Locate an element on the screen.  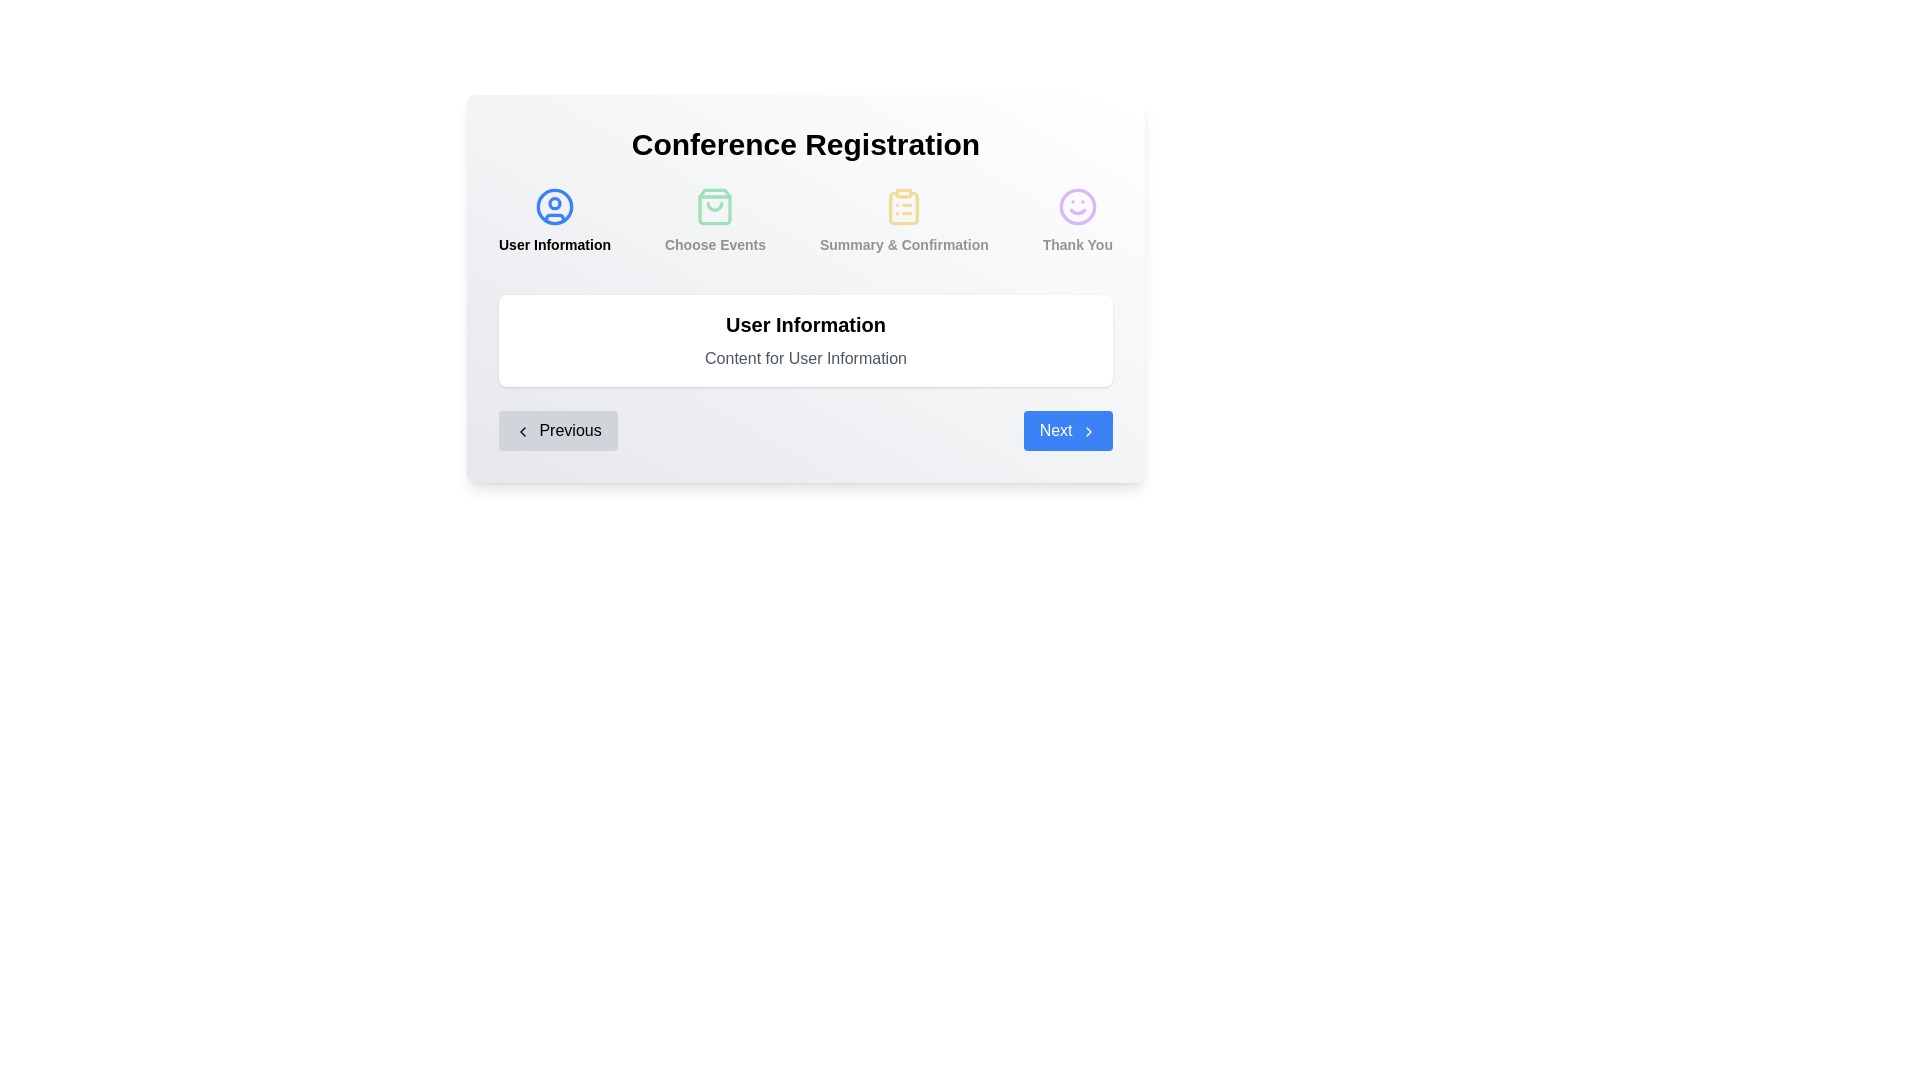
the 'Summary & Confirmation' navigation step indicator is located at coordinates (903, 220).